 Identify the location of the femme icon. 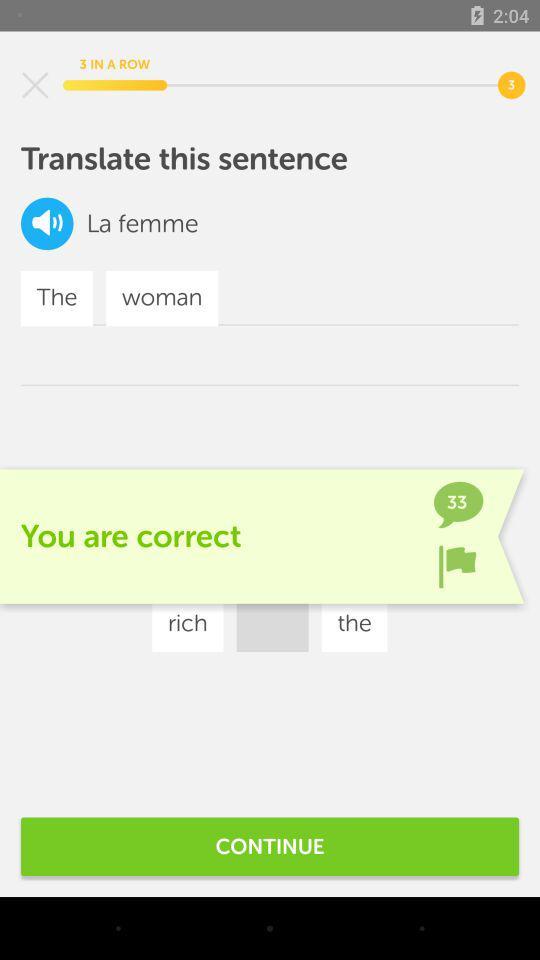
(157, 223).